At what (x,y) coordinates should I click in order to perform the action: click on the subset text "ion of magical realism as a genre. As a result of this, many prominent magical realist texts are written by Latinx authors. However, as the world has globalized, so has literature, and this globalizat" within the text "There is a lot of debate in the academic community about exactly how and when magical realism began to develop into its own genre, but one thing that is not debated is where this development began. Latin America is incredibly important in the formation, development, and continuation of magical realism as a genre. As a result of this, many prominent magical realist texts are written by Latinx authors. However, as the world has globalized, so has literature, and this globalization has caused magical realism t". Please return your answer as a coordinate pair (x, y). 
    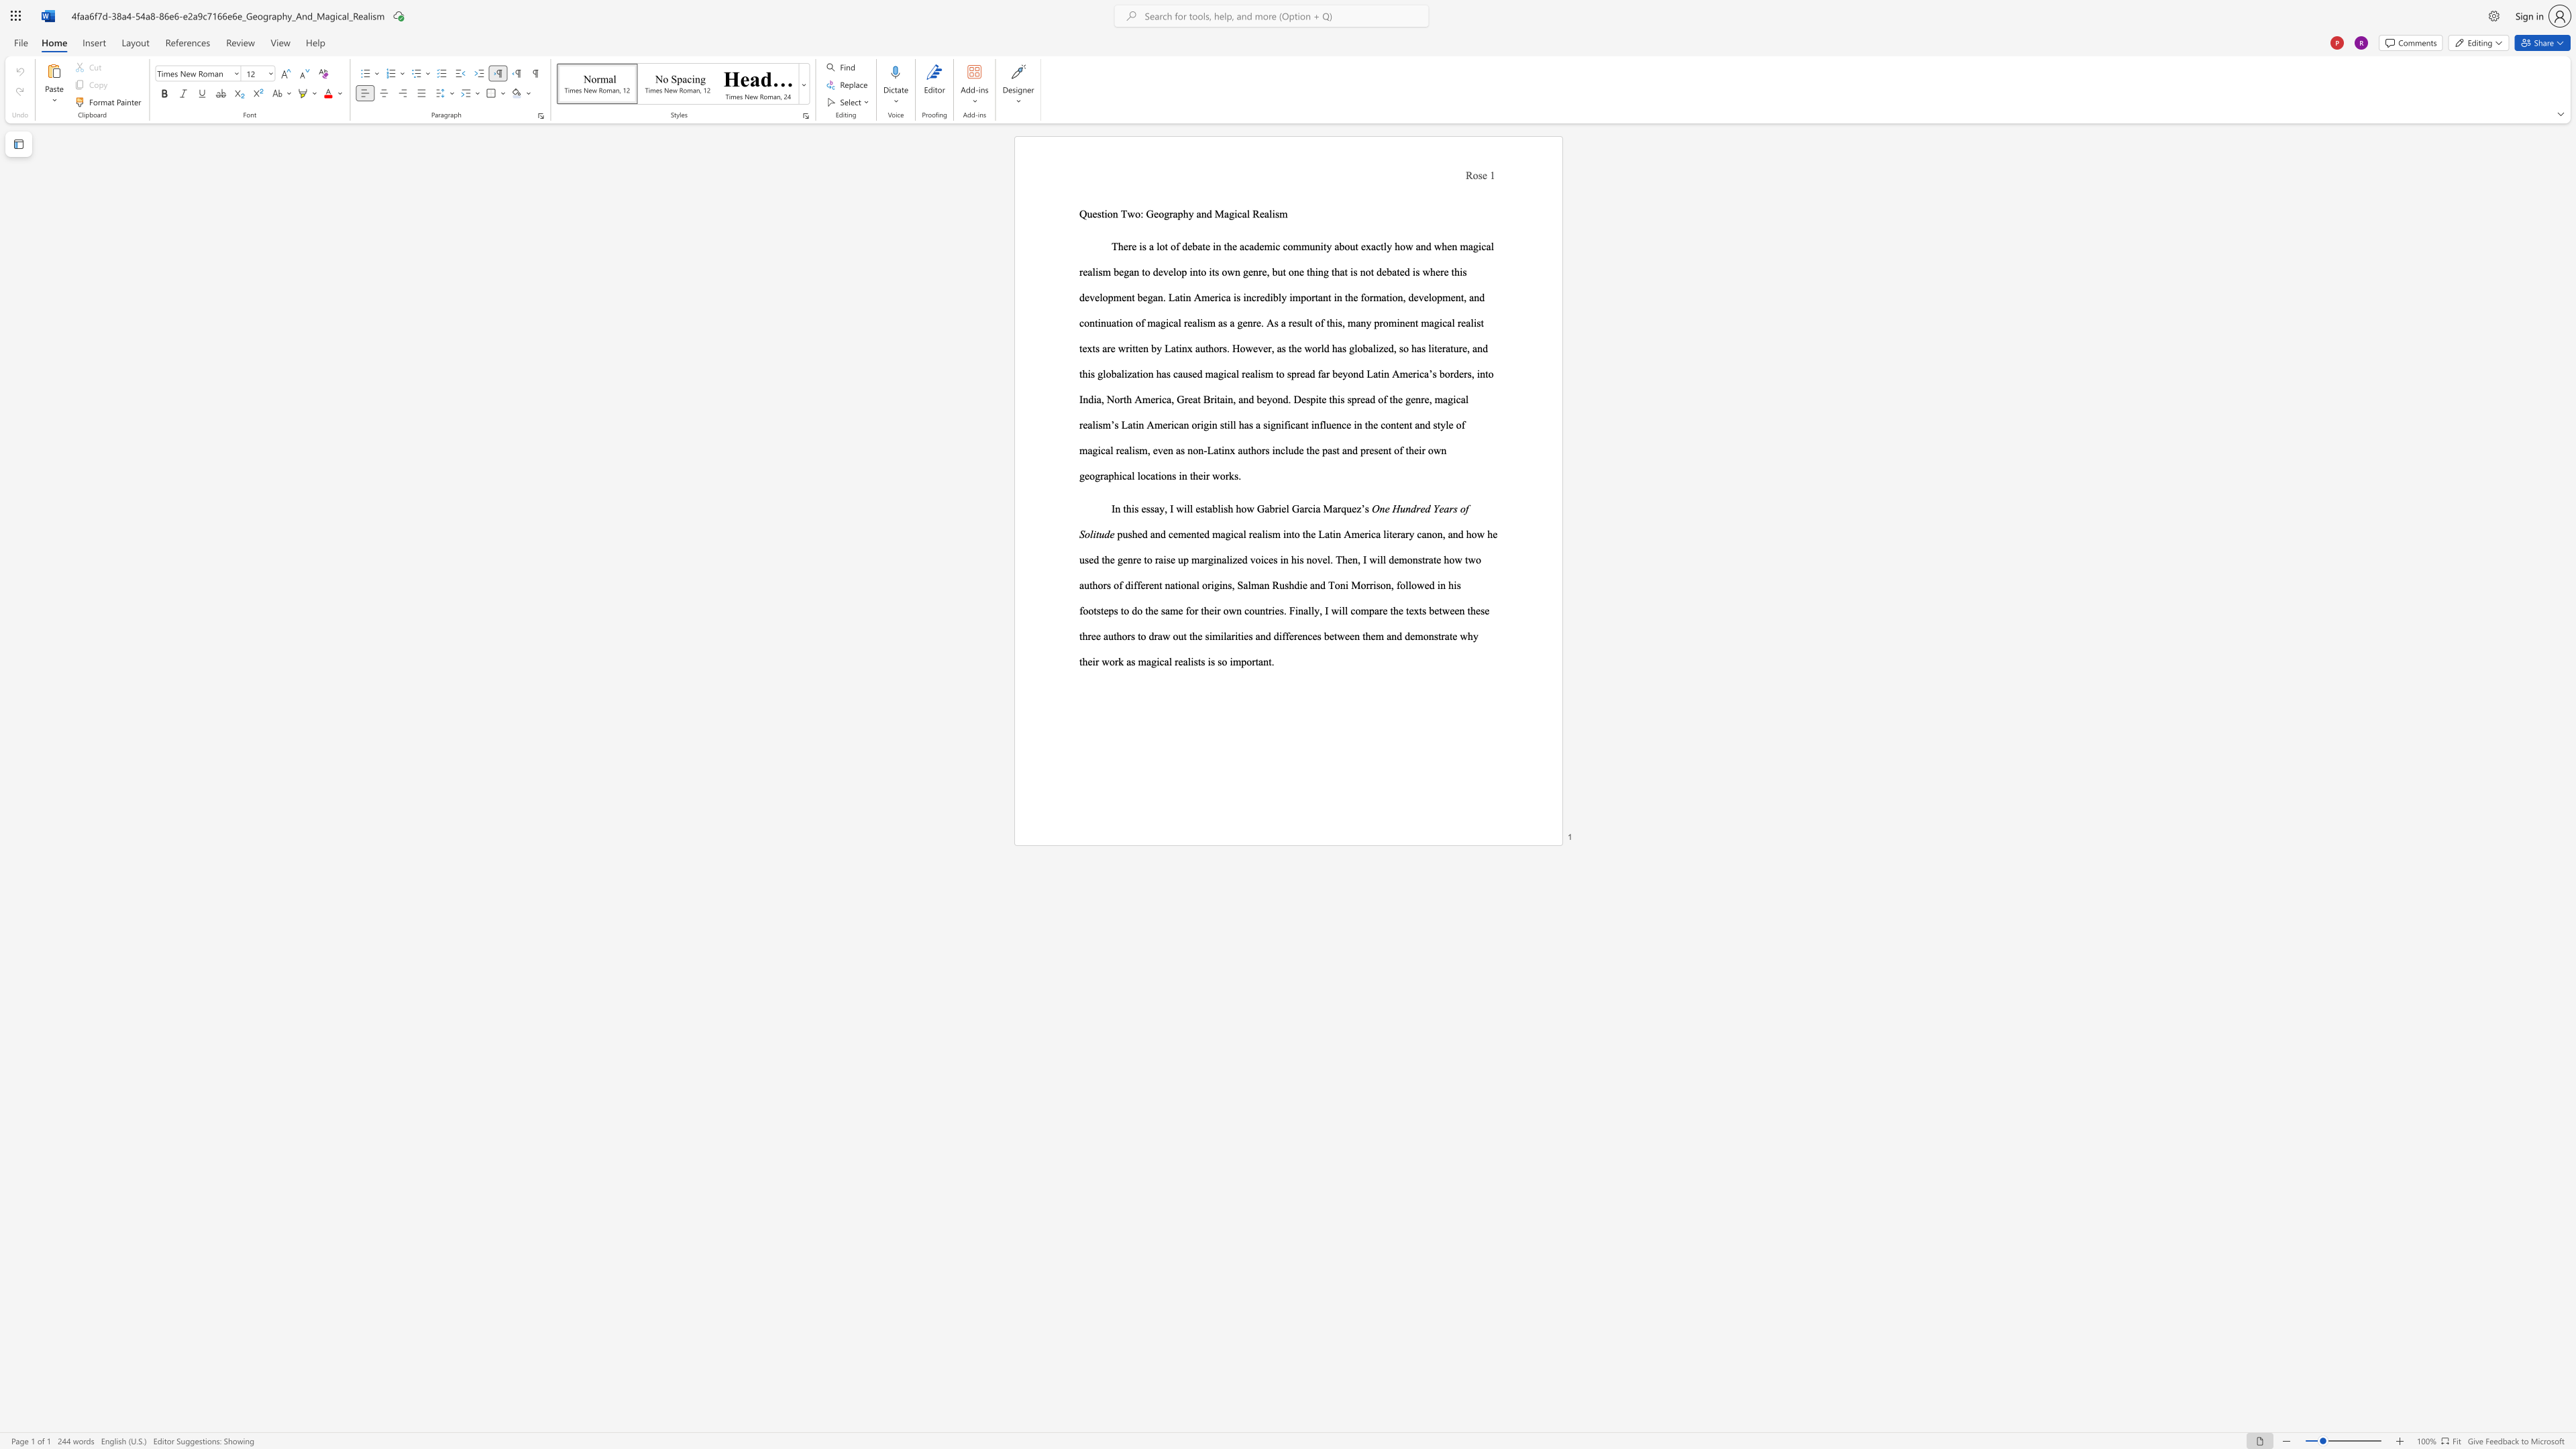
    Looking at the image, I should click on (1119, 321).